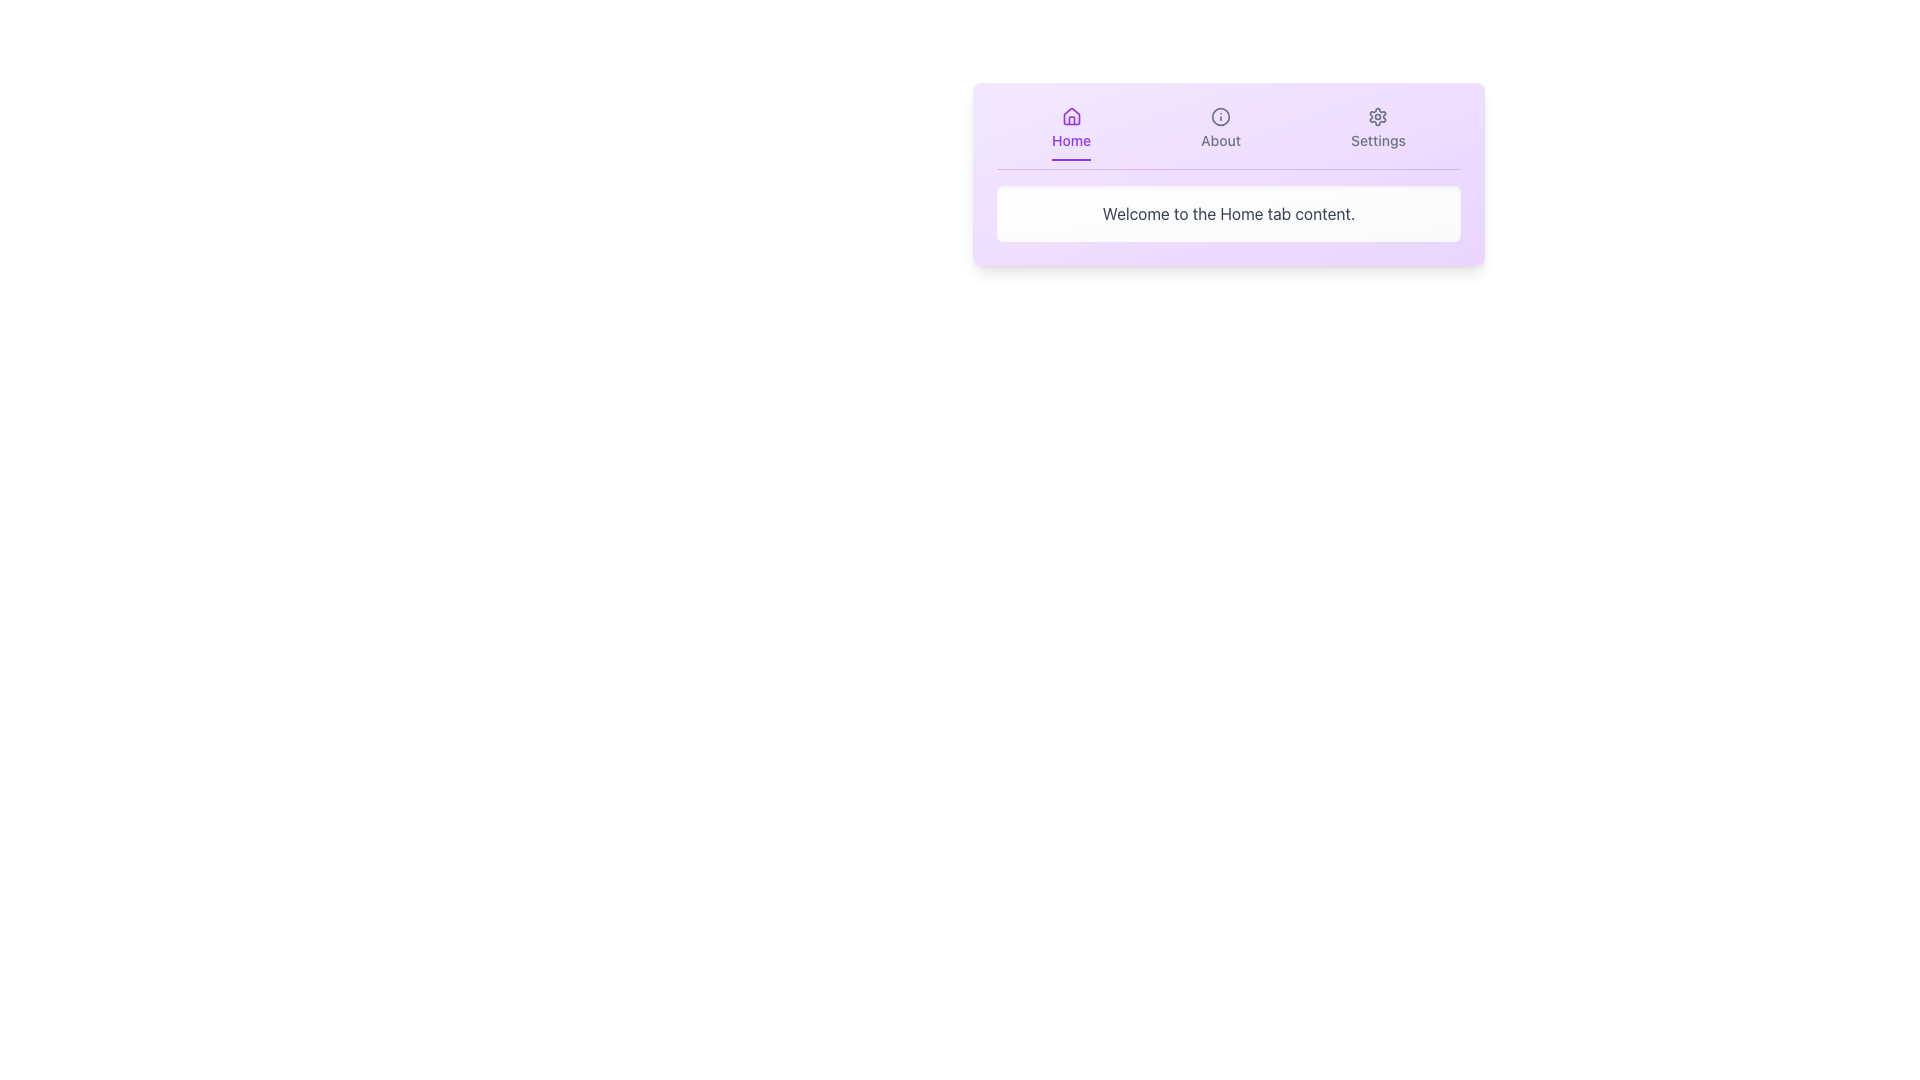 The height and width of the screenshot is (1080, 1920). Describe the element at coordinates (1070, 134) in the screenshot. I see `the navigational button that redirects users to the home section of the application, located at the upper central area of the interface, to apply the hover effect` at that location.